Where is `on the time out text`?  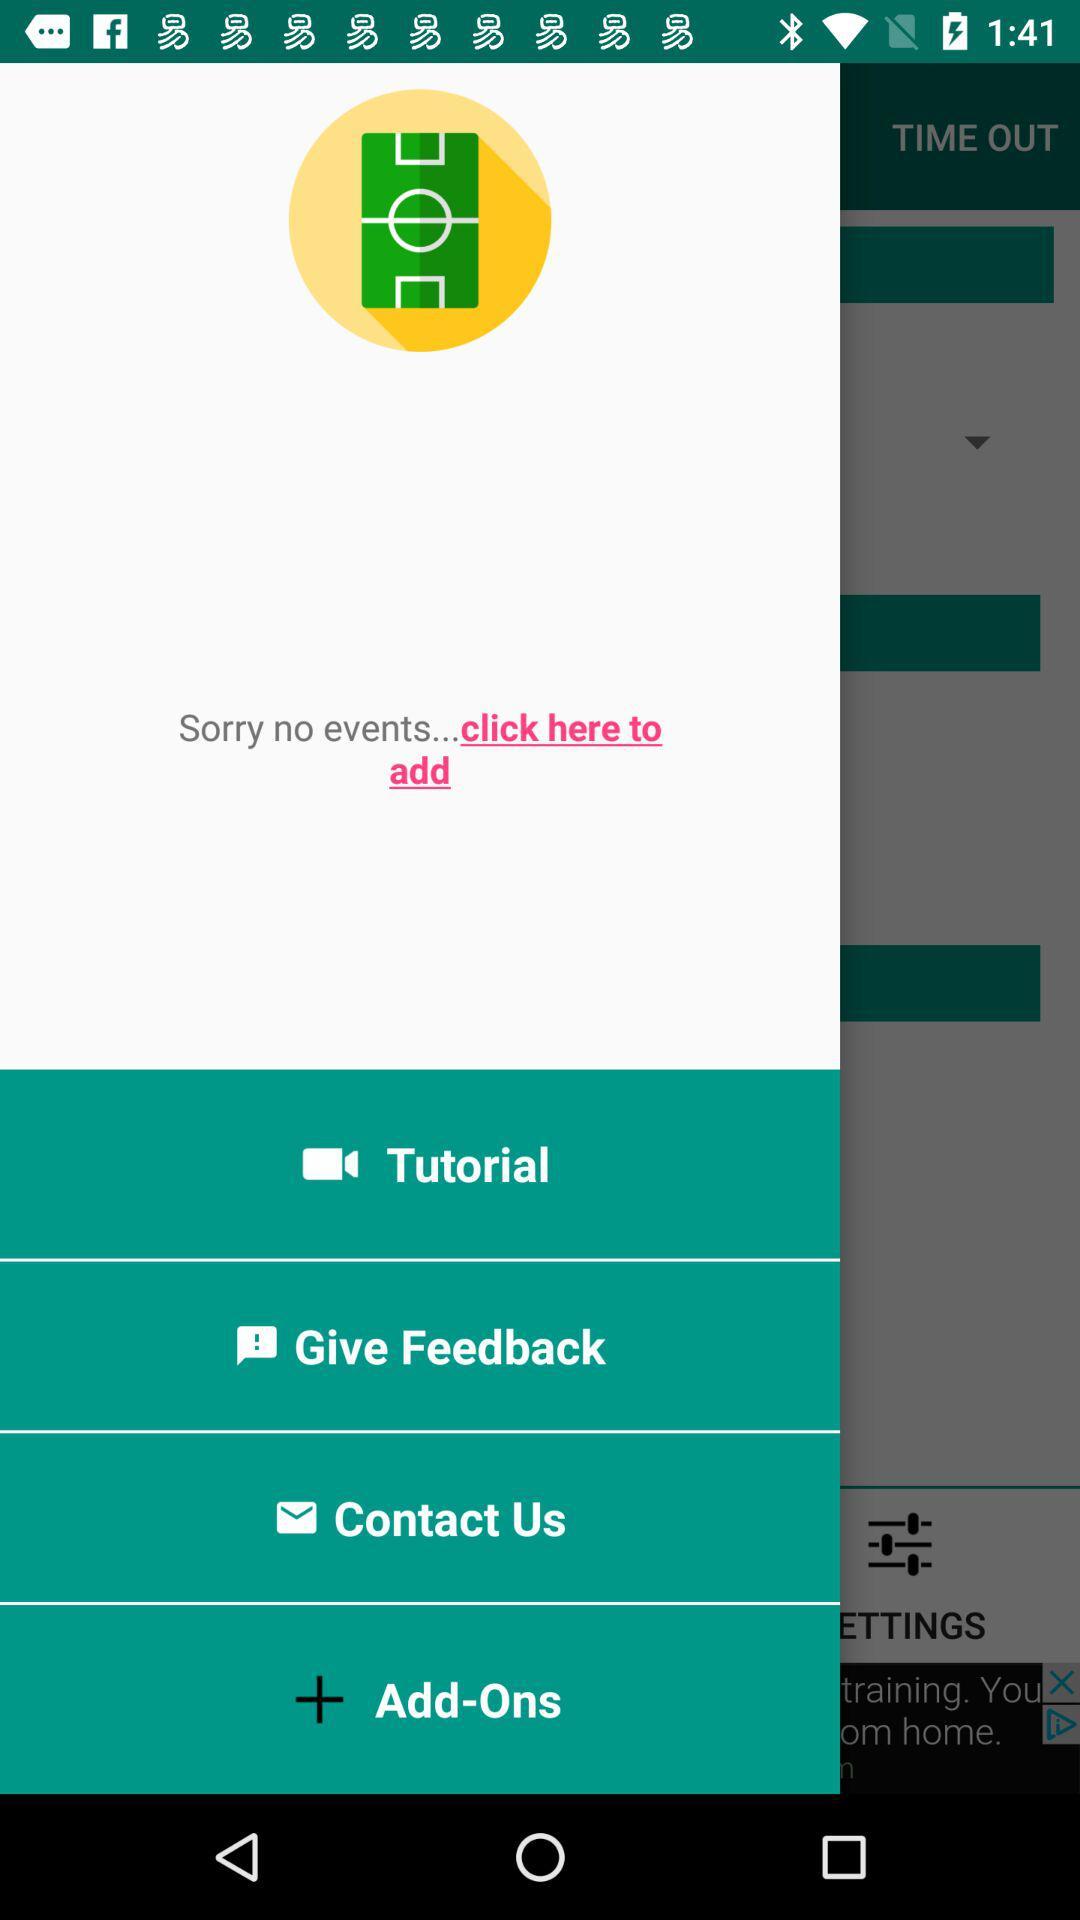
on the time out text is located at coordinates (974, 136).